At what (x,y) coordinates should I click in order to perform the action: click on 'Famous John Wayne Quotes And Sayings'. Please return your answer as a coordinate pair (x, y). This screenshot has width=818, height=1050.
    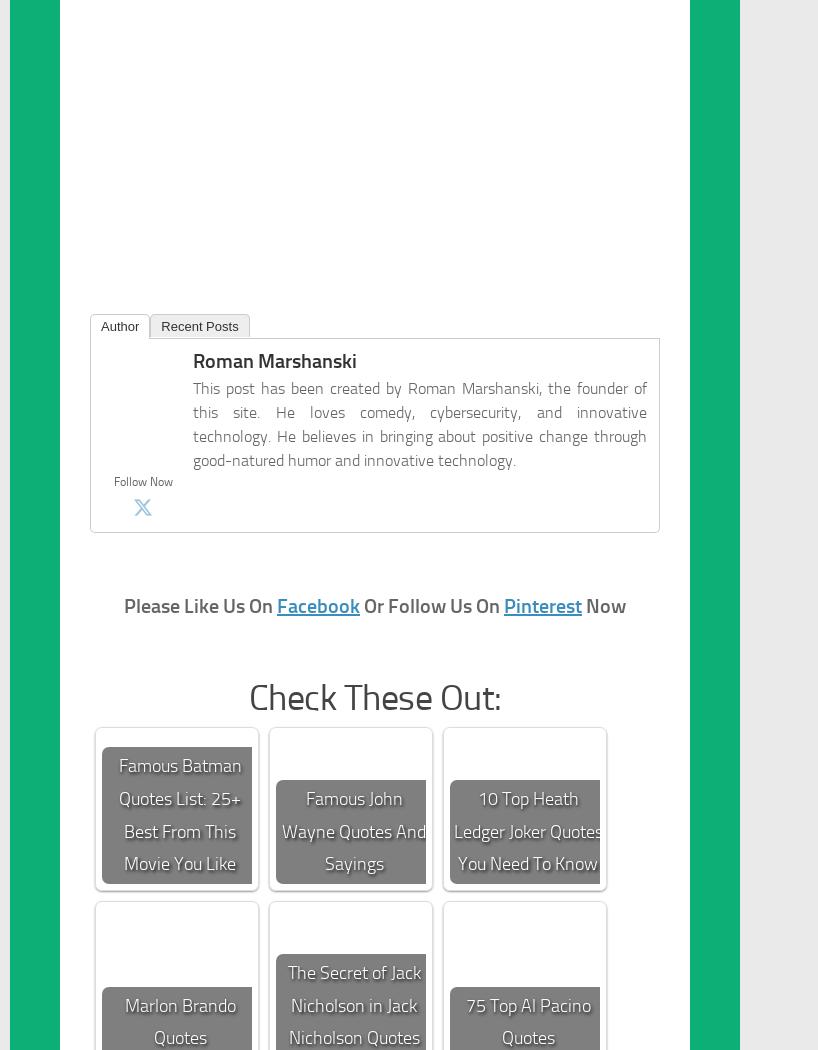
    Looking at the image, I should click on (354, 831).